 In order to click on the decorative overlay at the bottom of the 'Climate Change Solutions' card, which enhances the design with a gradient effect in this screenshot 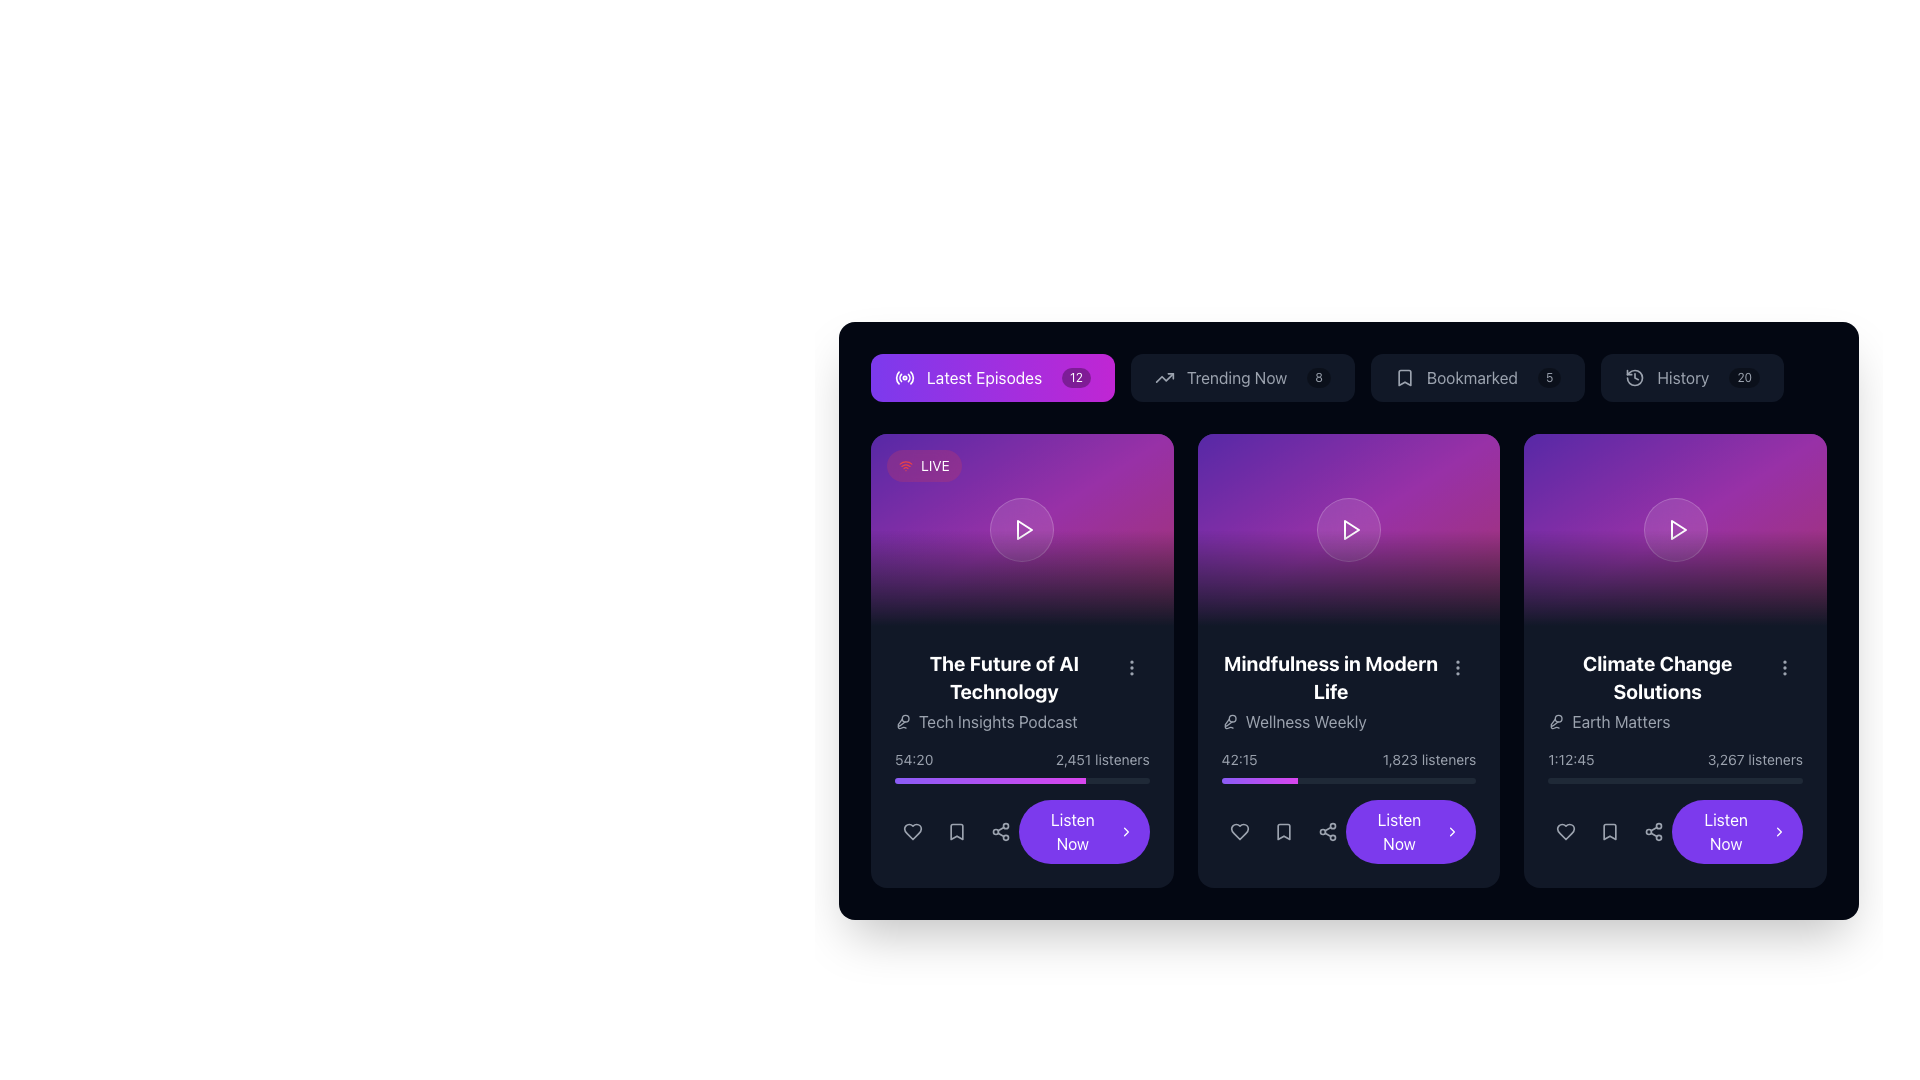, I will do `click(1675, 578)`.